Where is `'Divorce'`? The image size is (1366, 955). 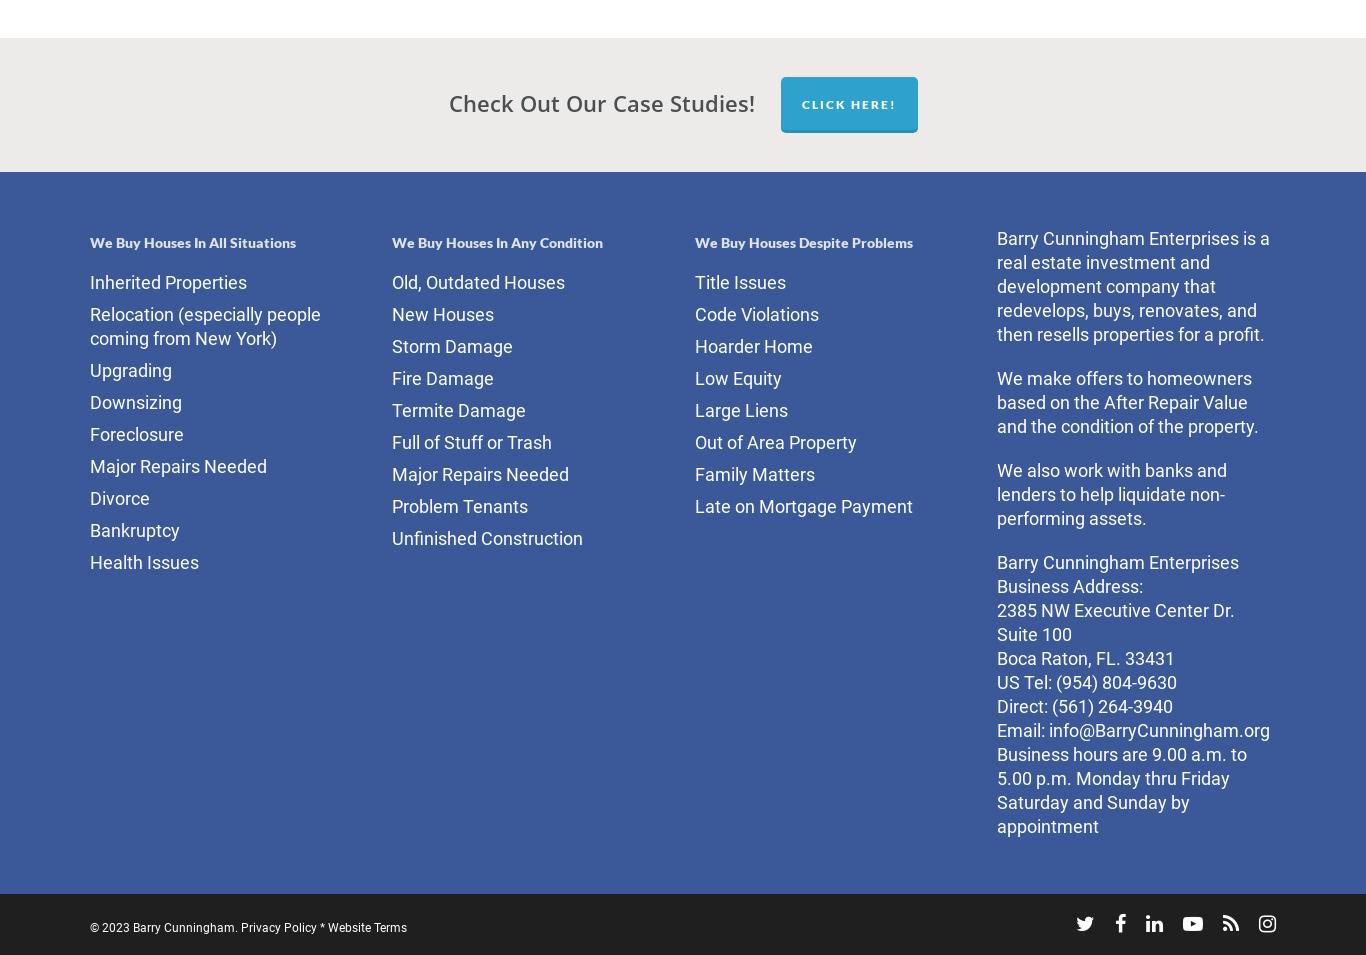
'Divorce' is located at coordinates (118, 497).